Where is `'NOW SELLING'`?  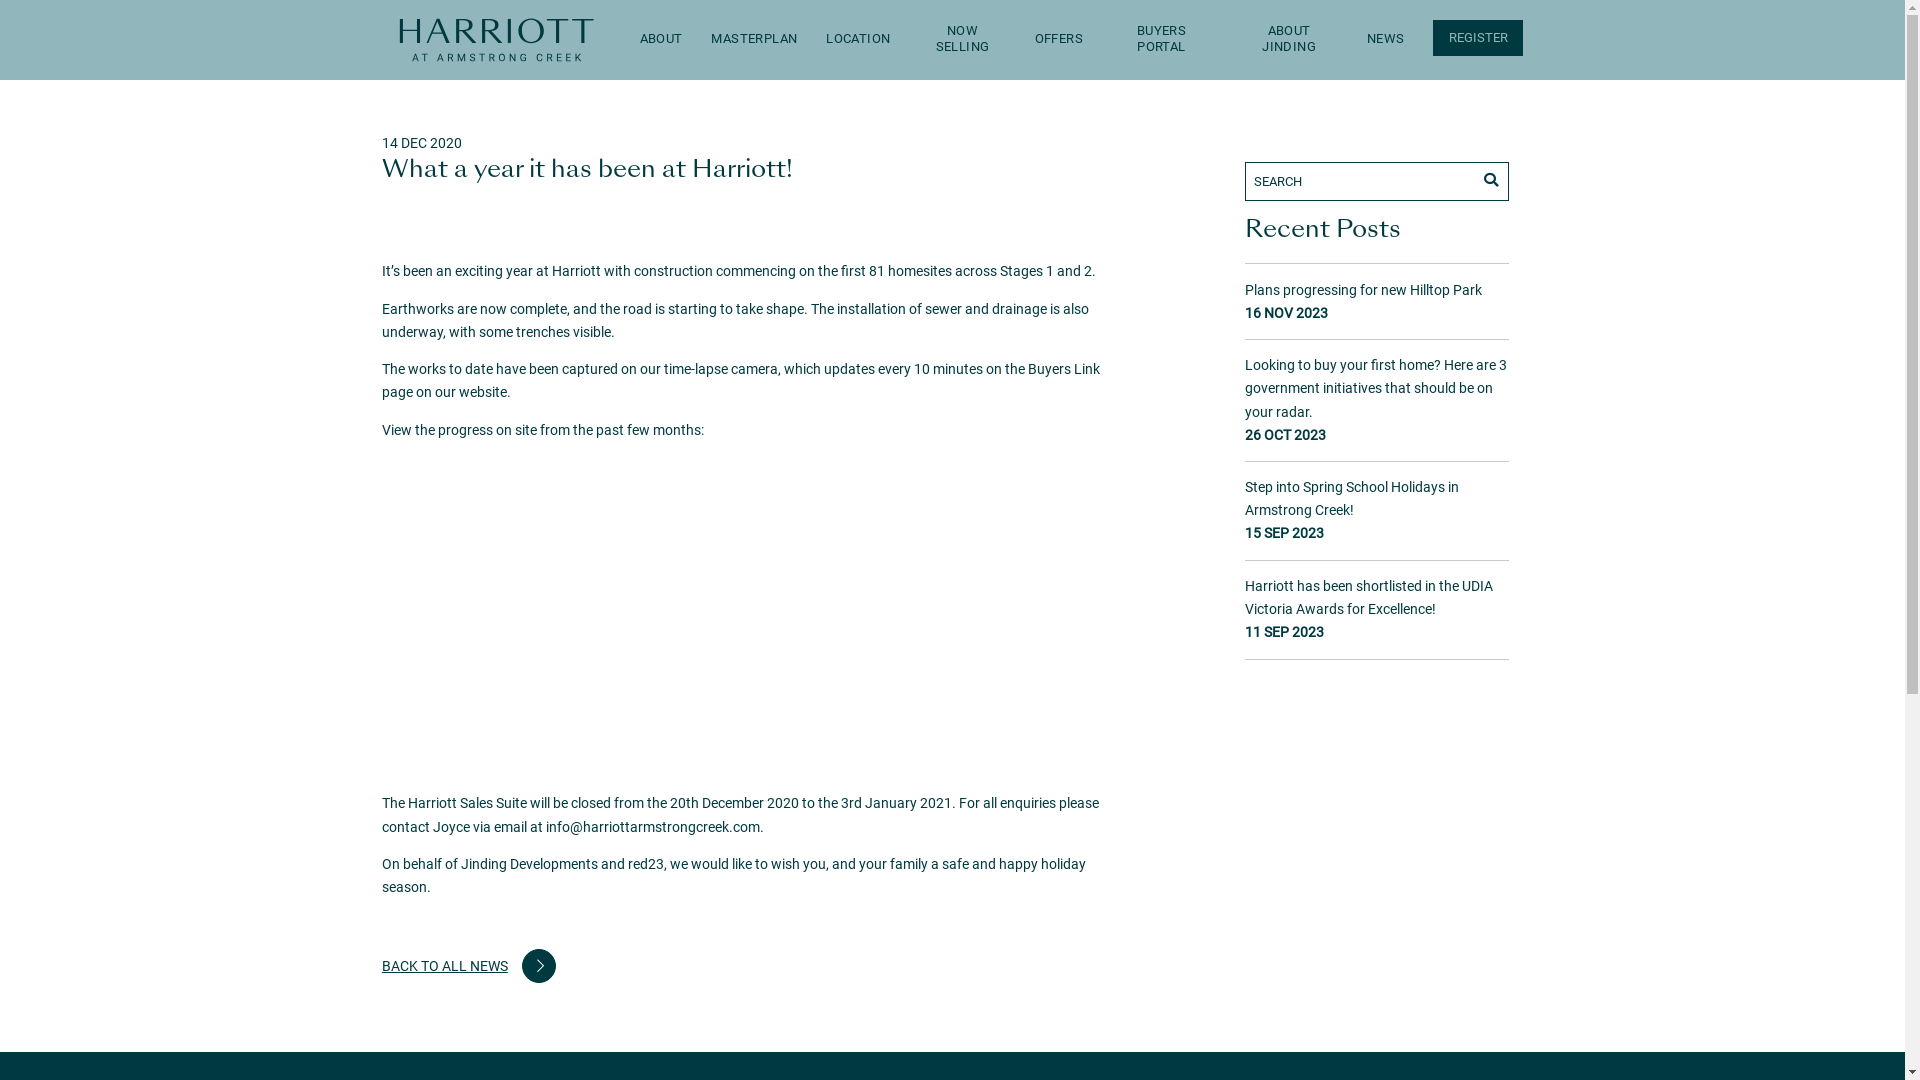
'NOW SELLING' is located at coordinates (962, 40).